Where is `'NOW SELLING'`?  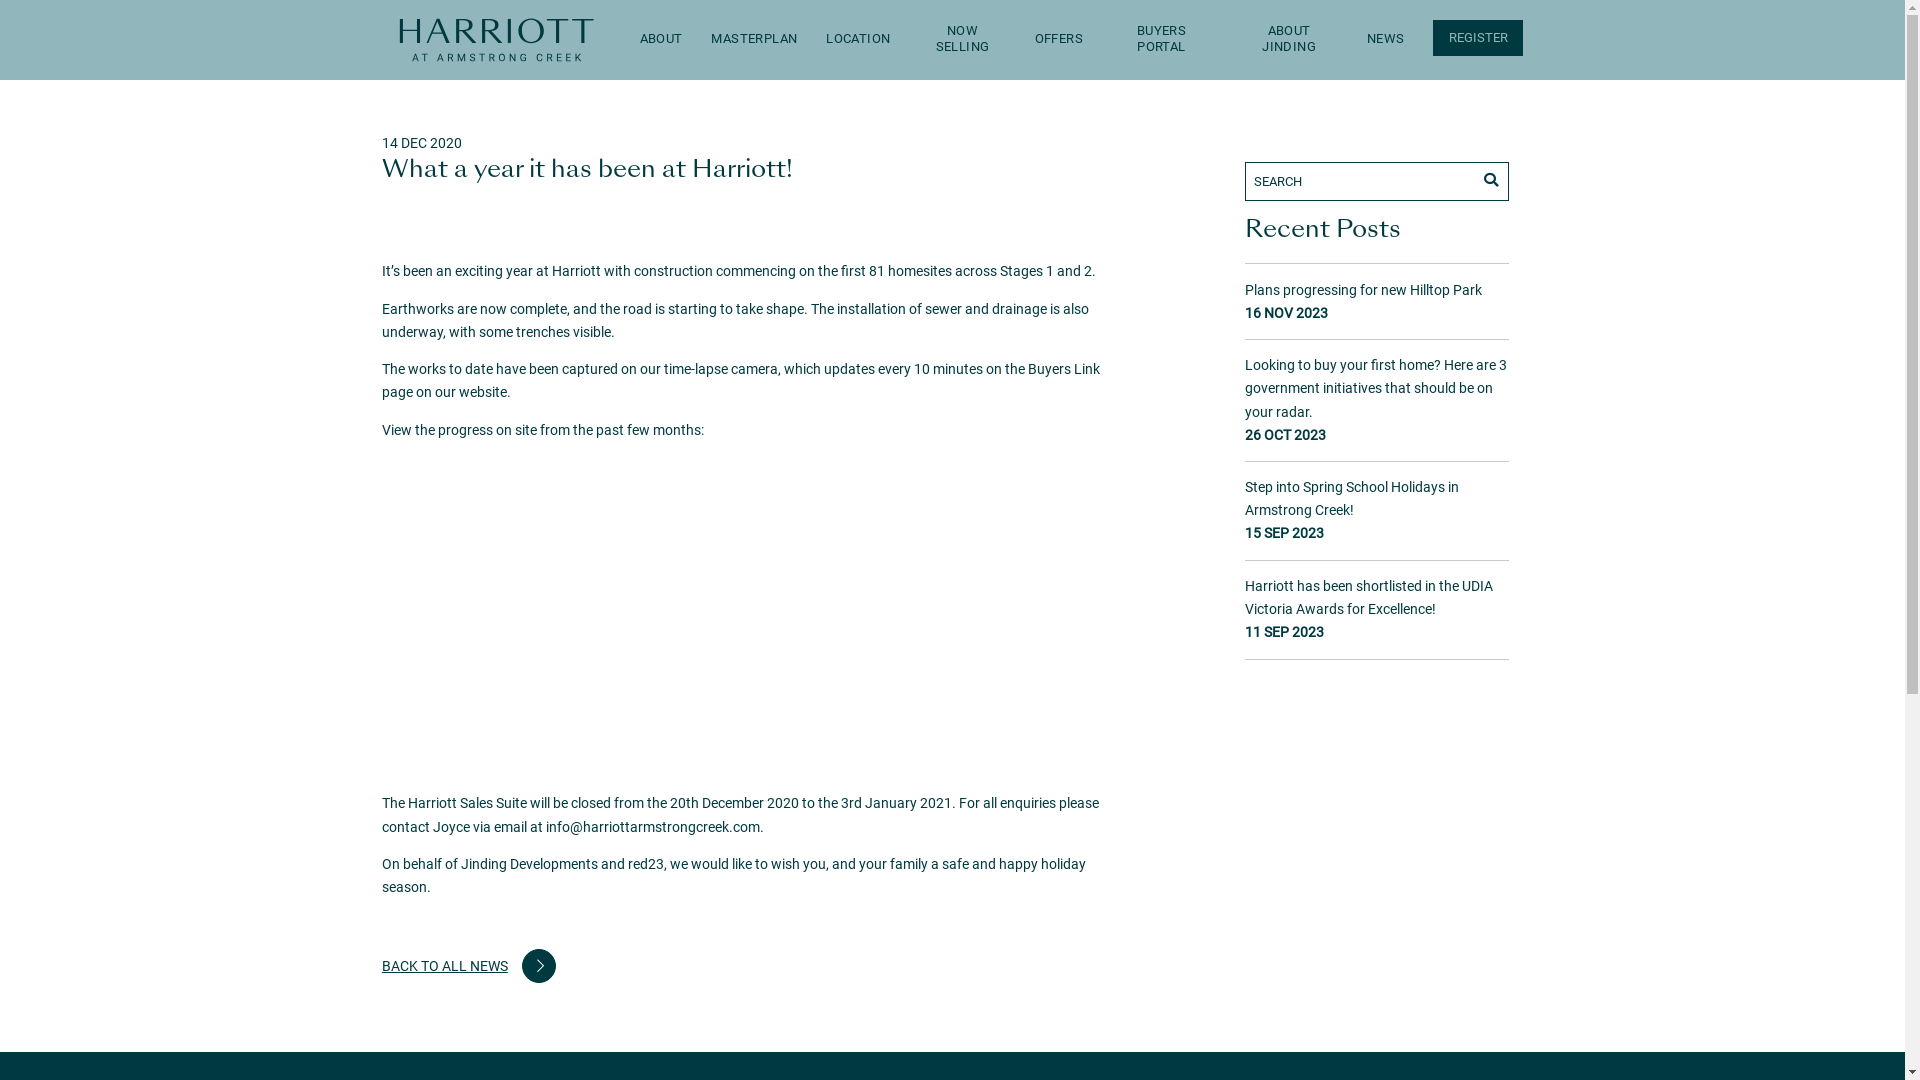
'NOW SELLING' is located at coordinates (962, 40).